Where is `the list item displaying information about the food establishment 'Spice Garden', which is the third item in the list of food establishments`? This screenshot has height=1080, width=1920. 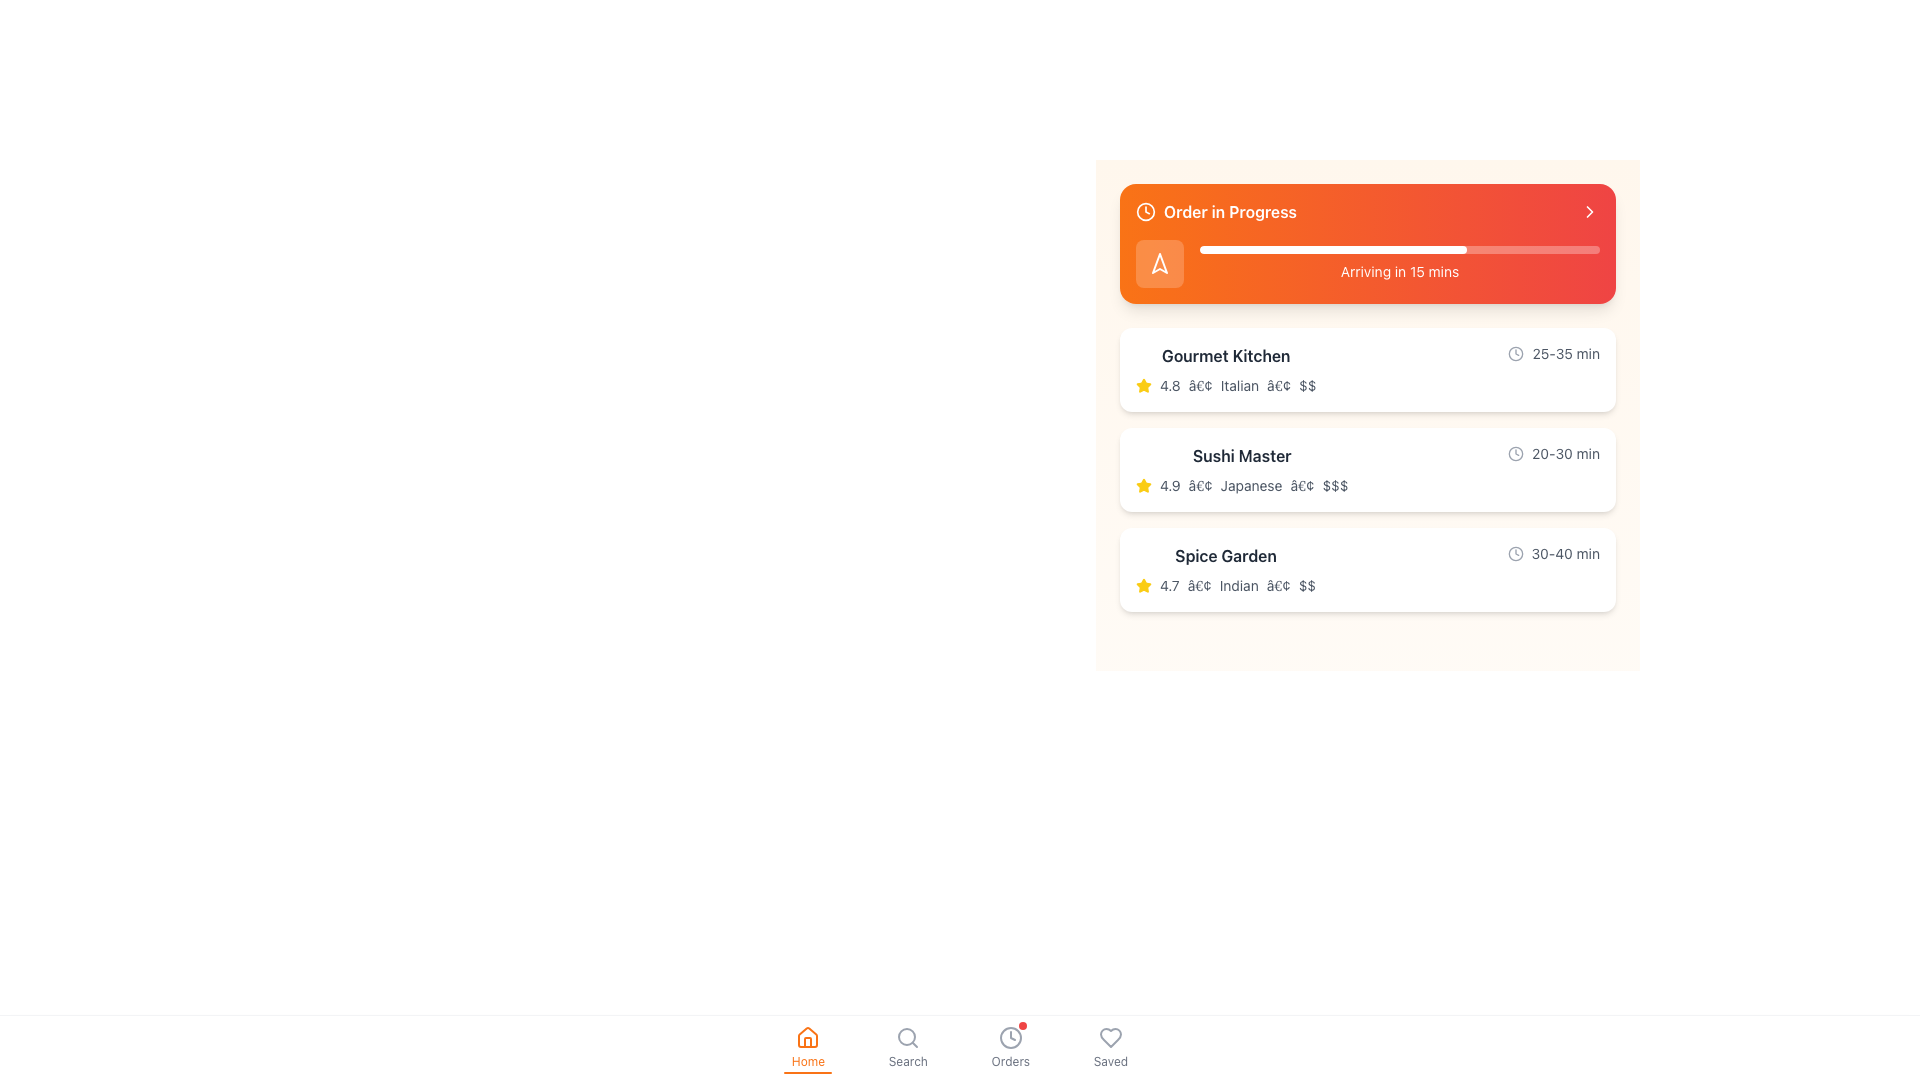 the list item displaying information about the food establishment 'Spice Garden', which is the third item in the list of food establishments is located at coordinates (1225, 570).